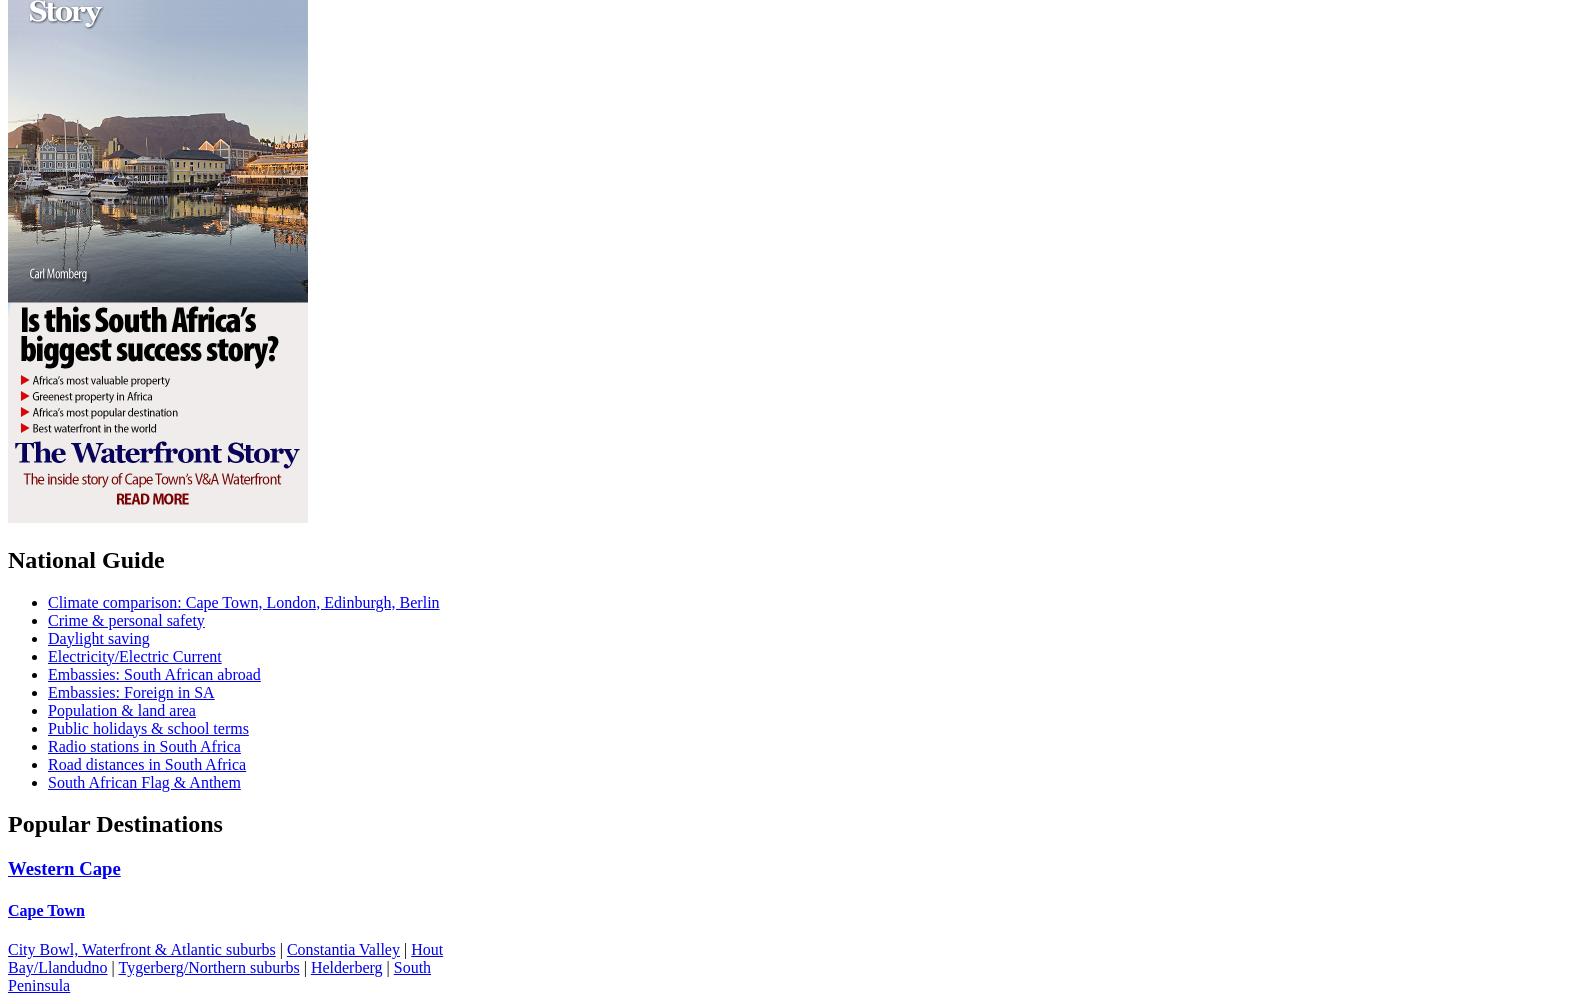 This screenshot has width=1591, height=1004. What do you see at coordinates (48, 636) in the screenshot?
I see `'Daylight saving'` at bounding box center [48, 636].